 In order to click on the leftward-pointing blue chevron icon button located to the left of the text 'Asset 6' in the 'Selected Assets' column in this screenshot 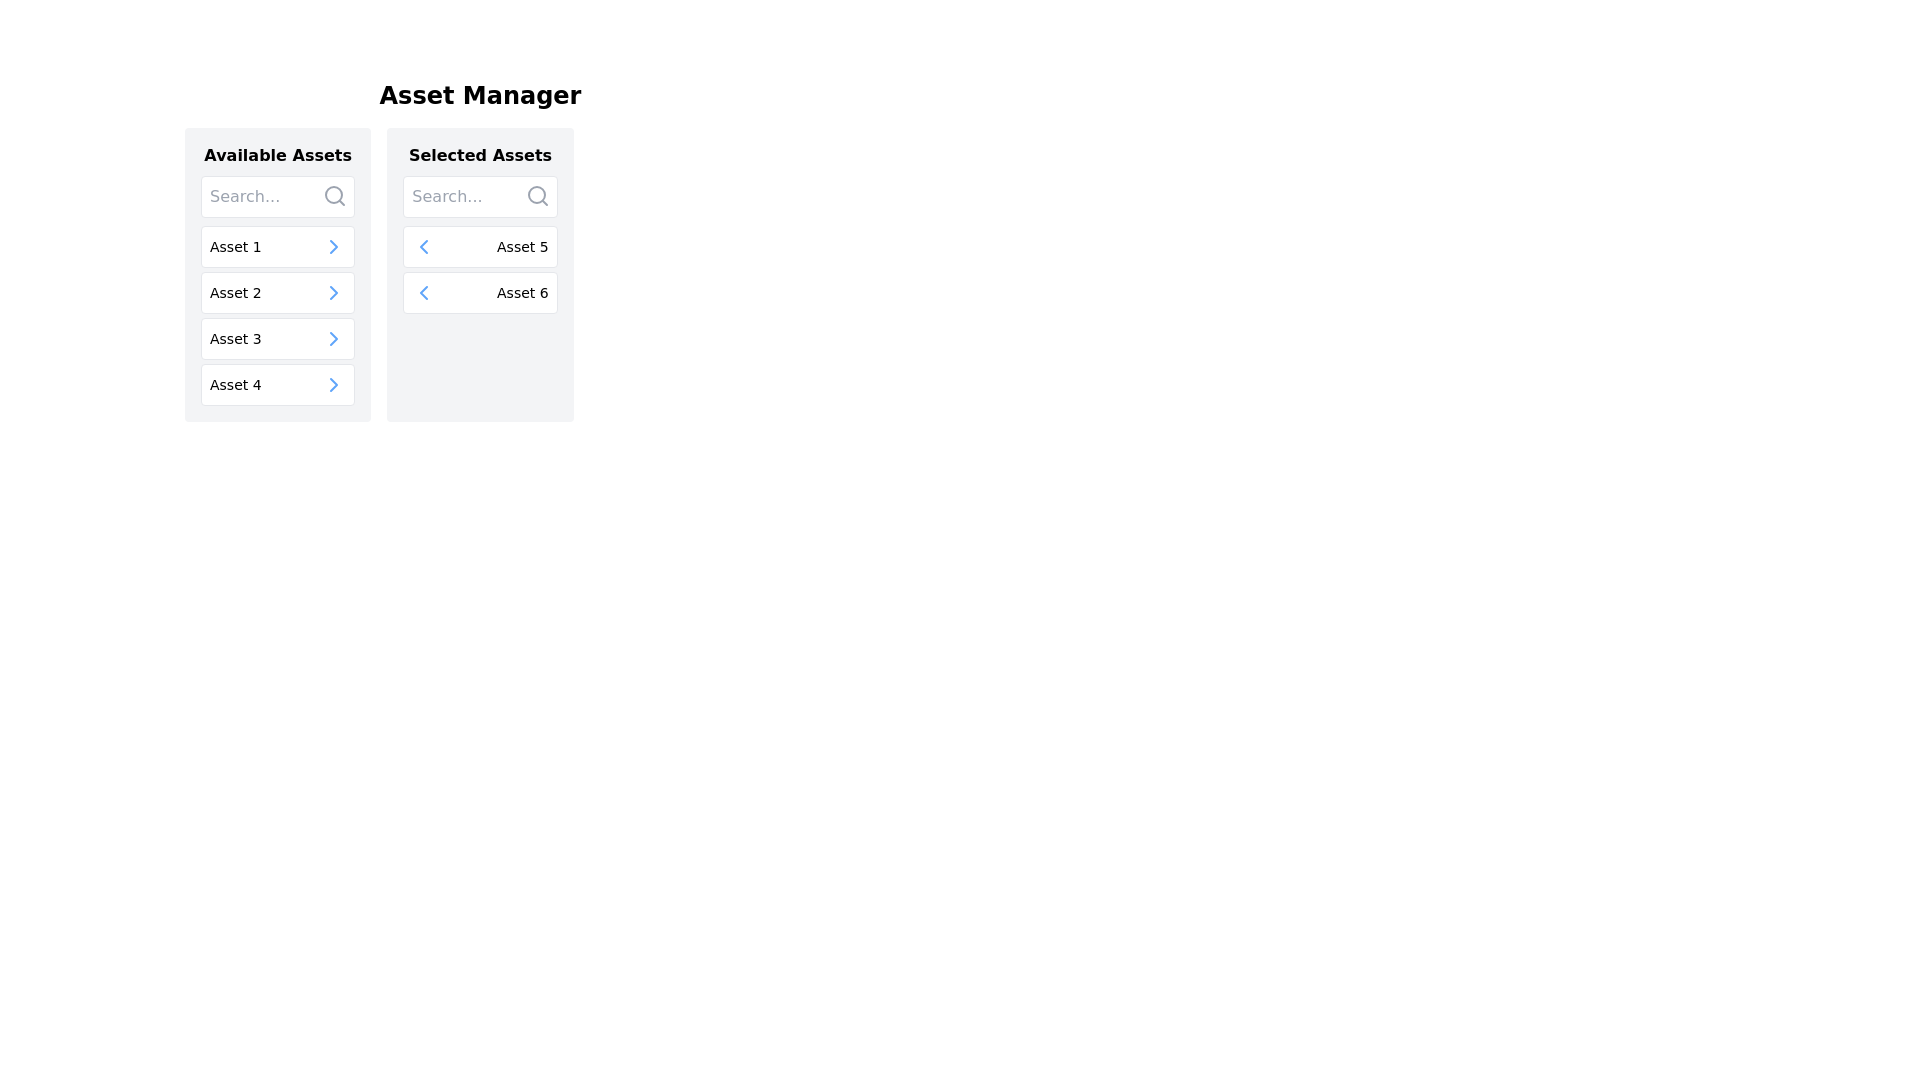, I will do `click(423, 293)`.